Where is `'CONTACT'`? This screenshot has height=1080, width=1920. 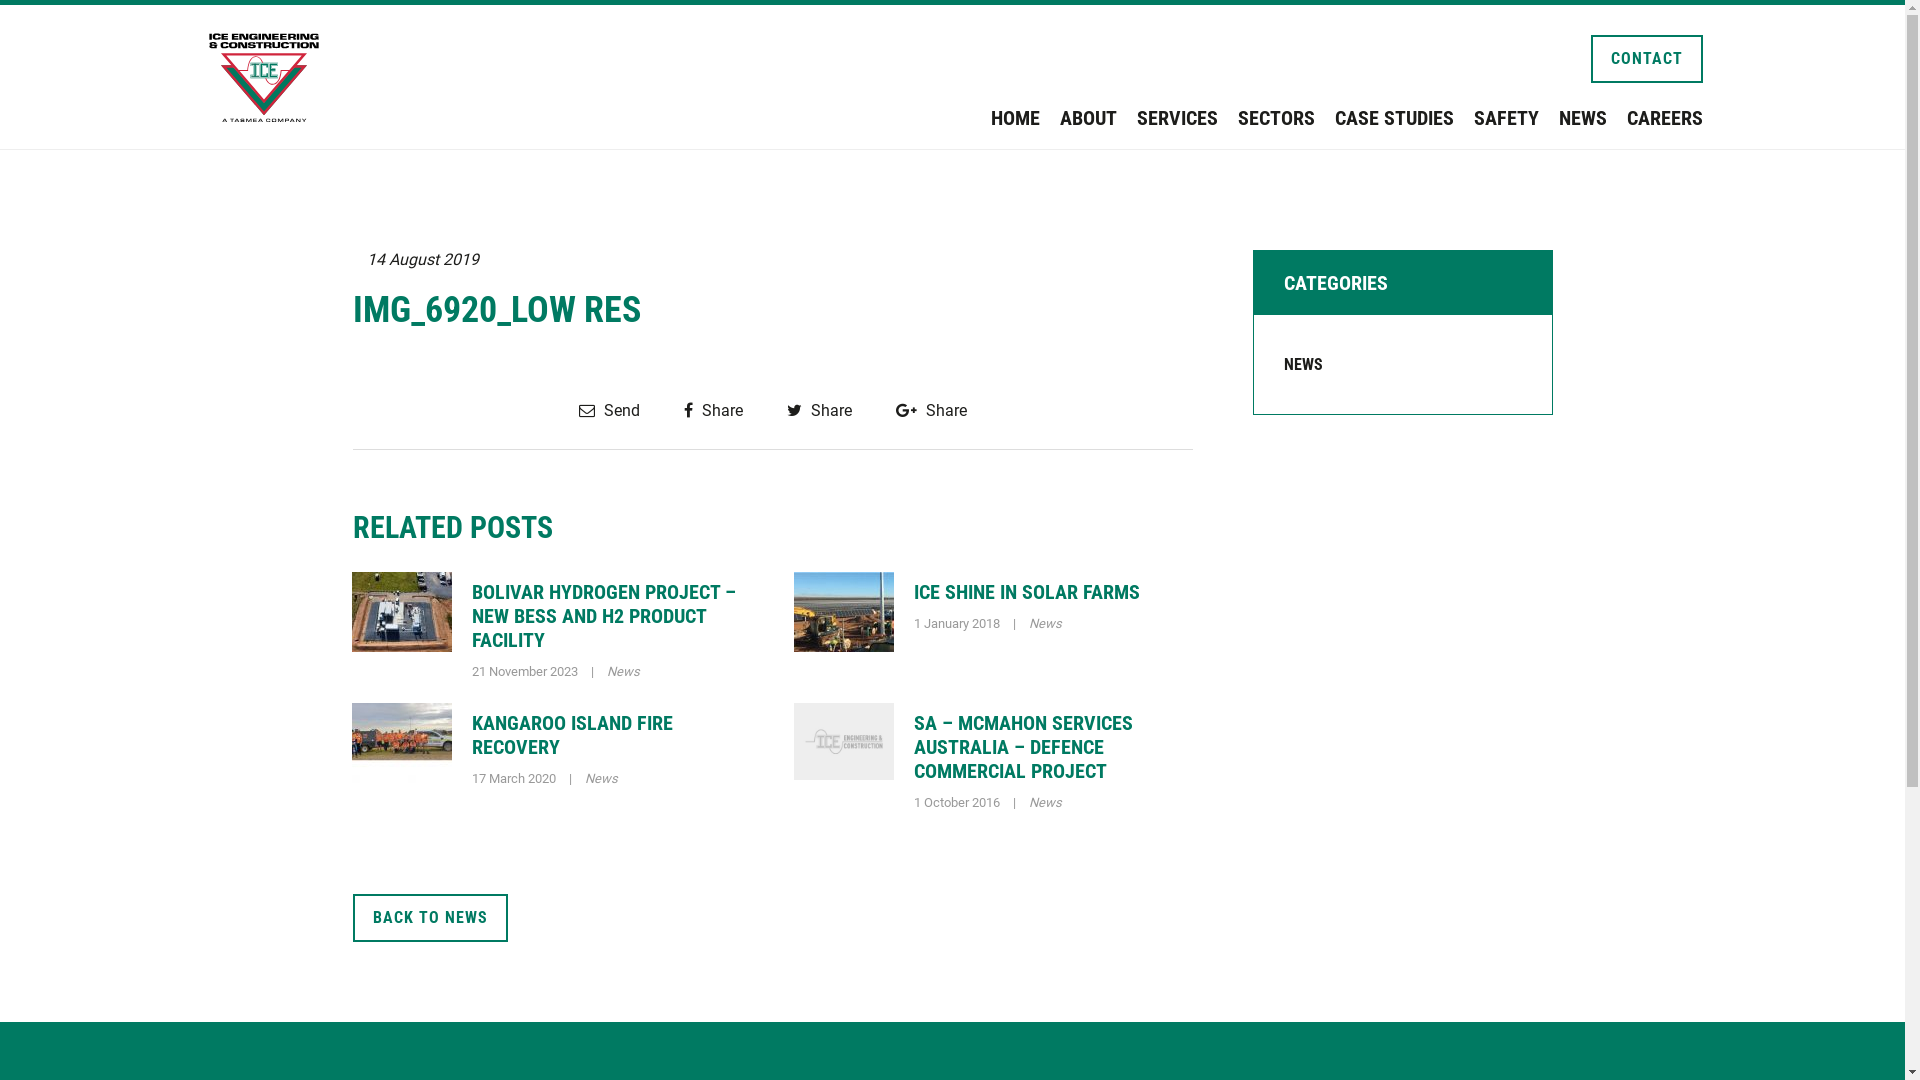
'CONTACT' is located at coordinates (1646, 57).